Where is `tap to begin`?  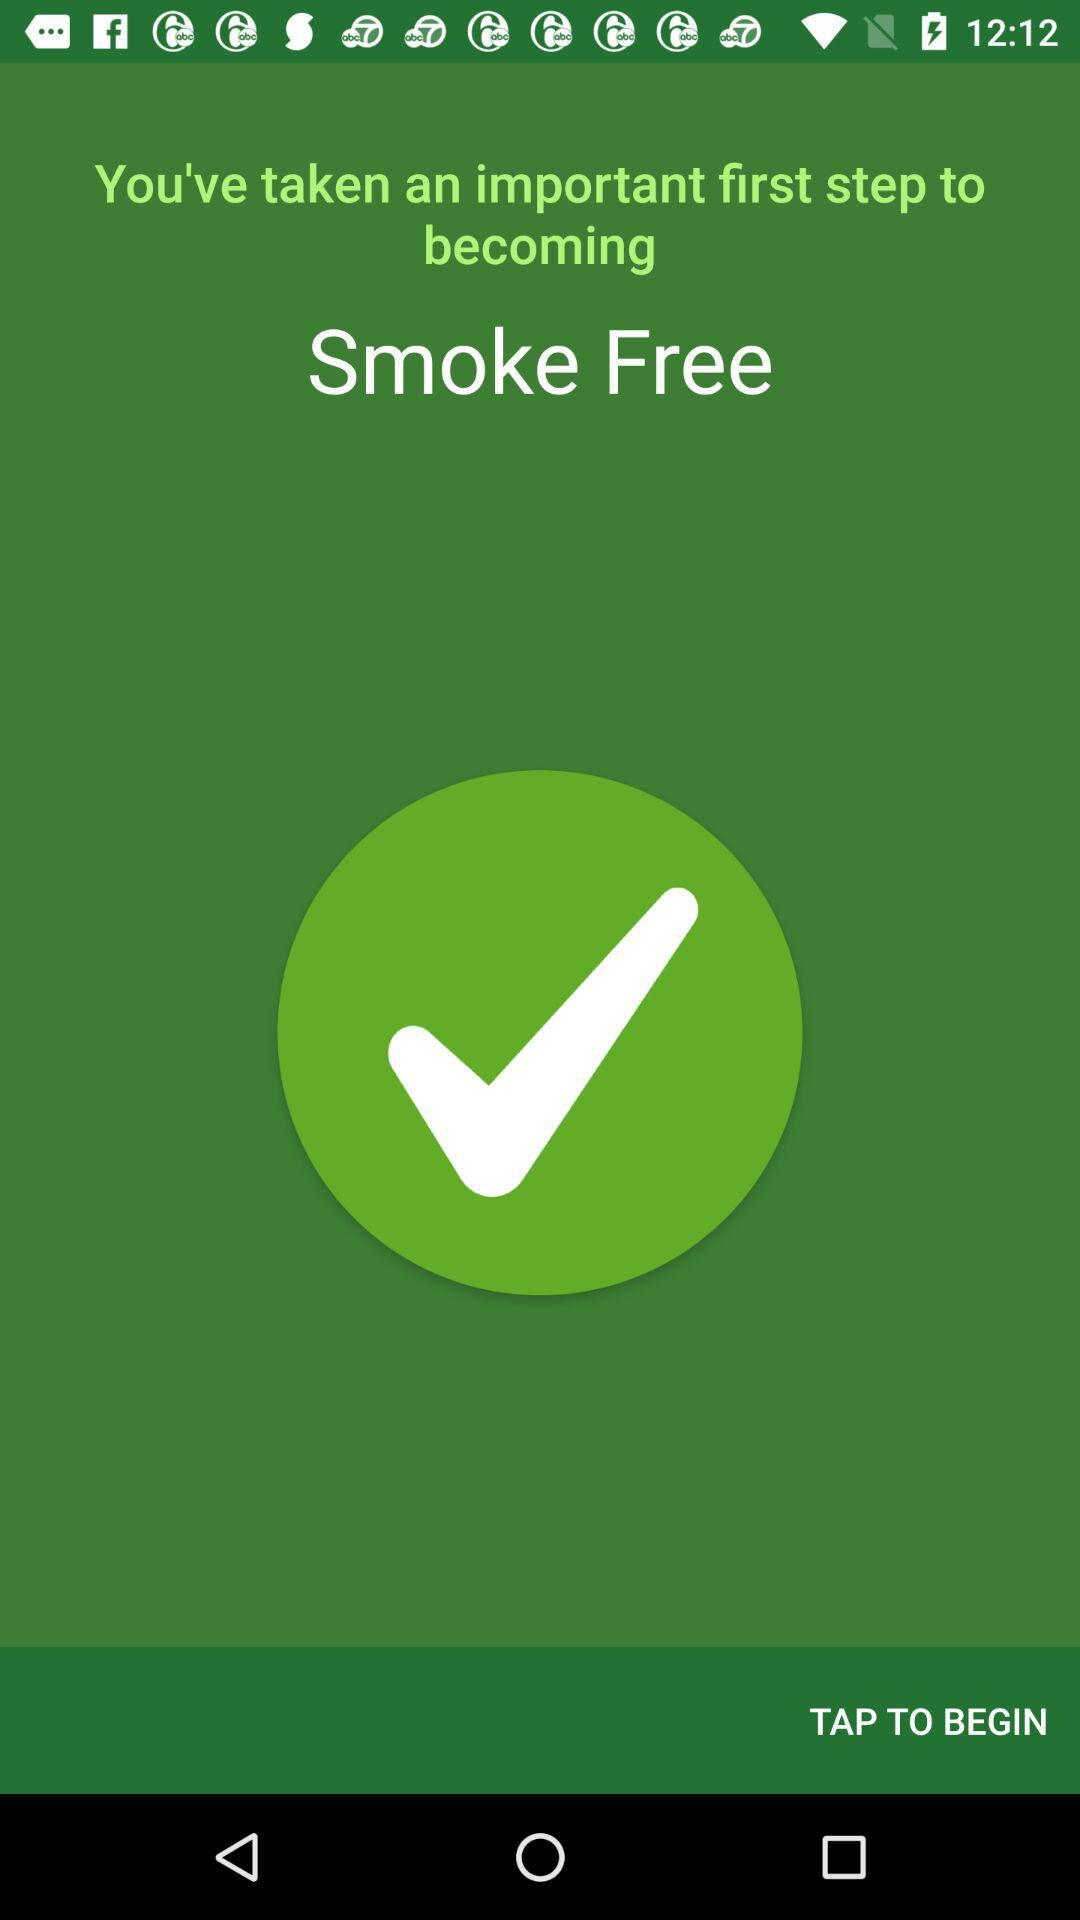 tap to begin is located at coordinates (928, 1719).